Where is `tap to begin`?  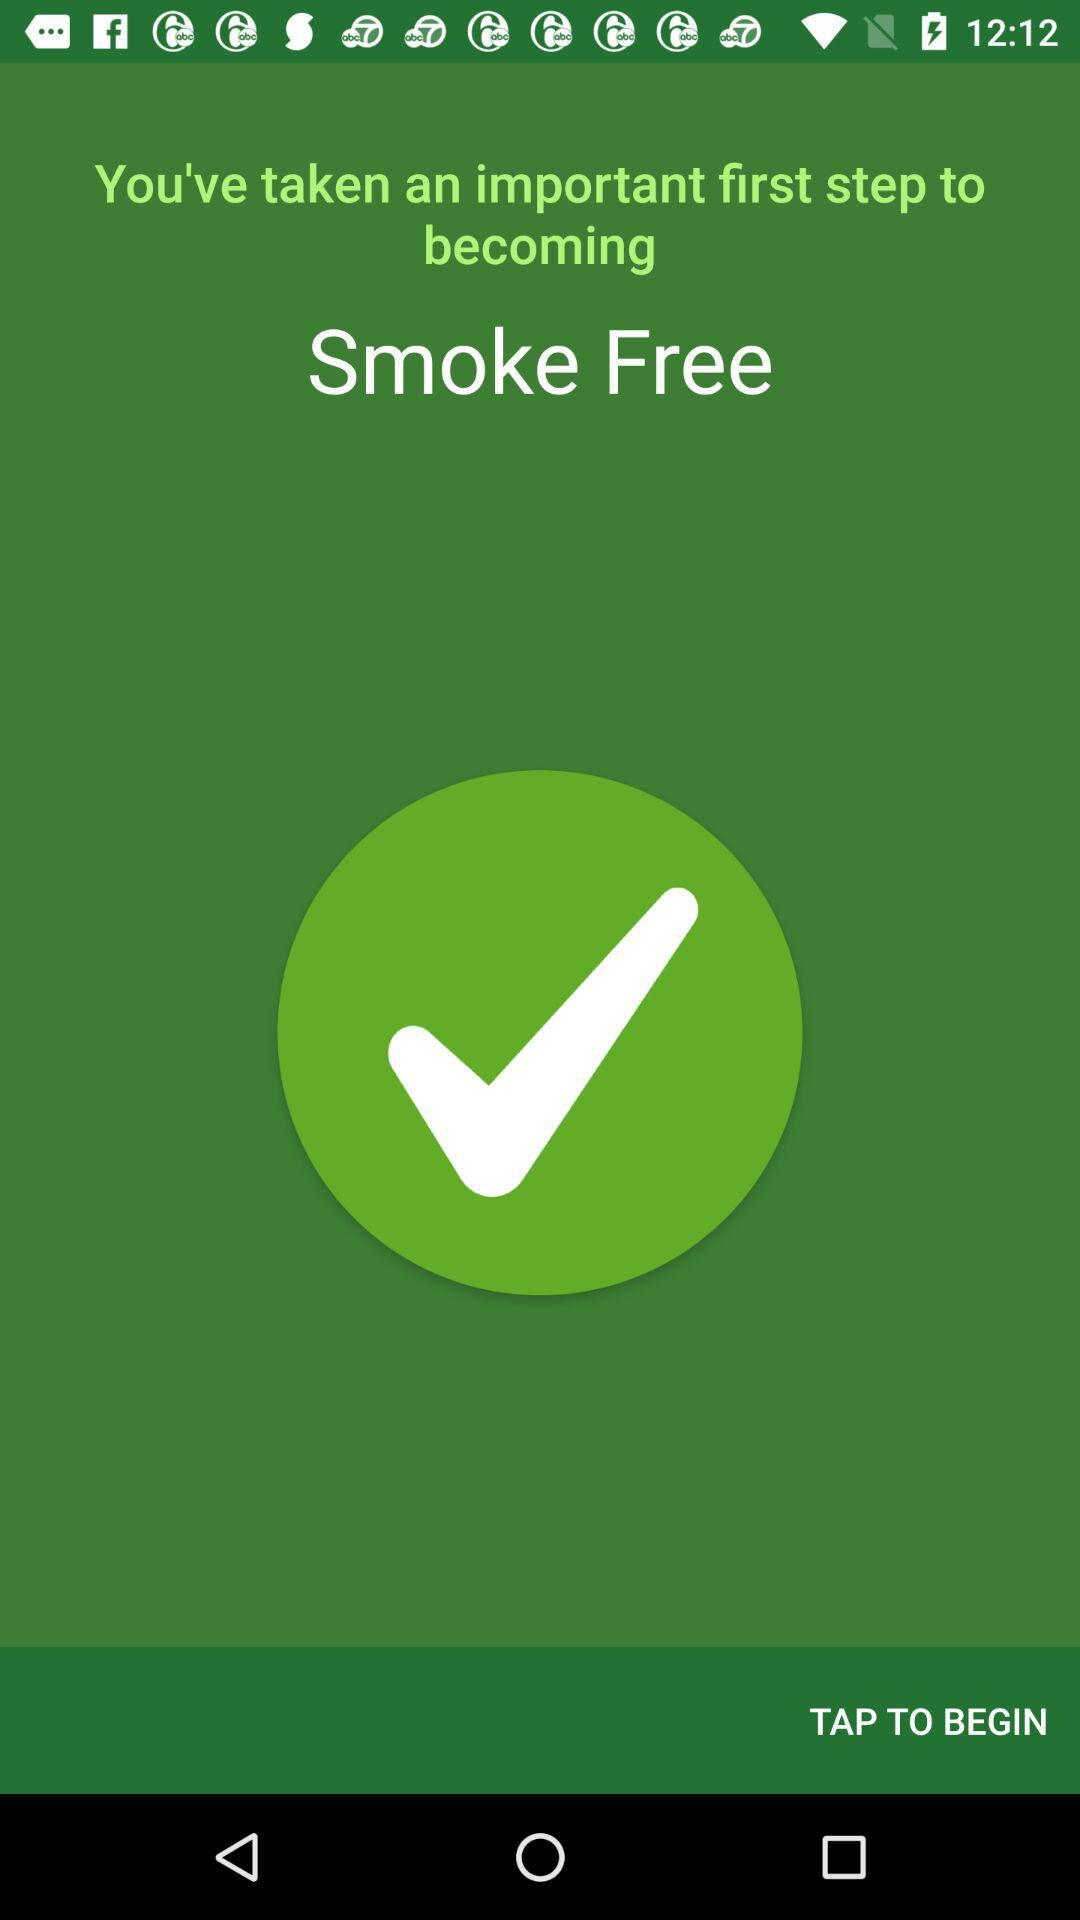 tap to begin is located at coordinates (928, 1719).